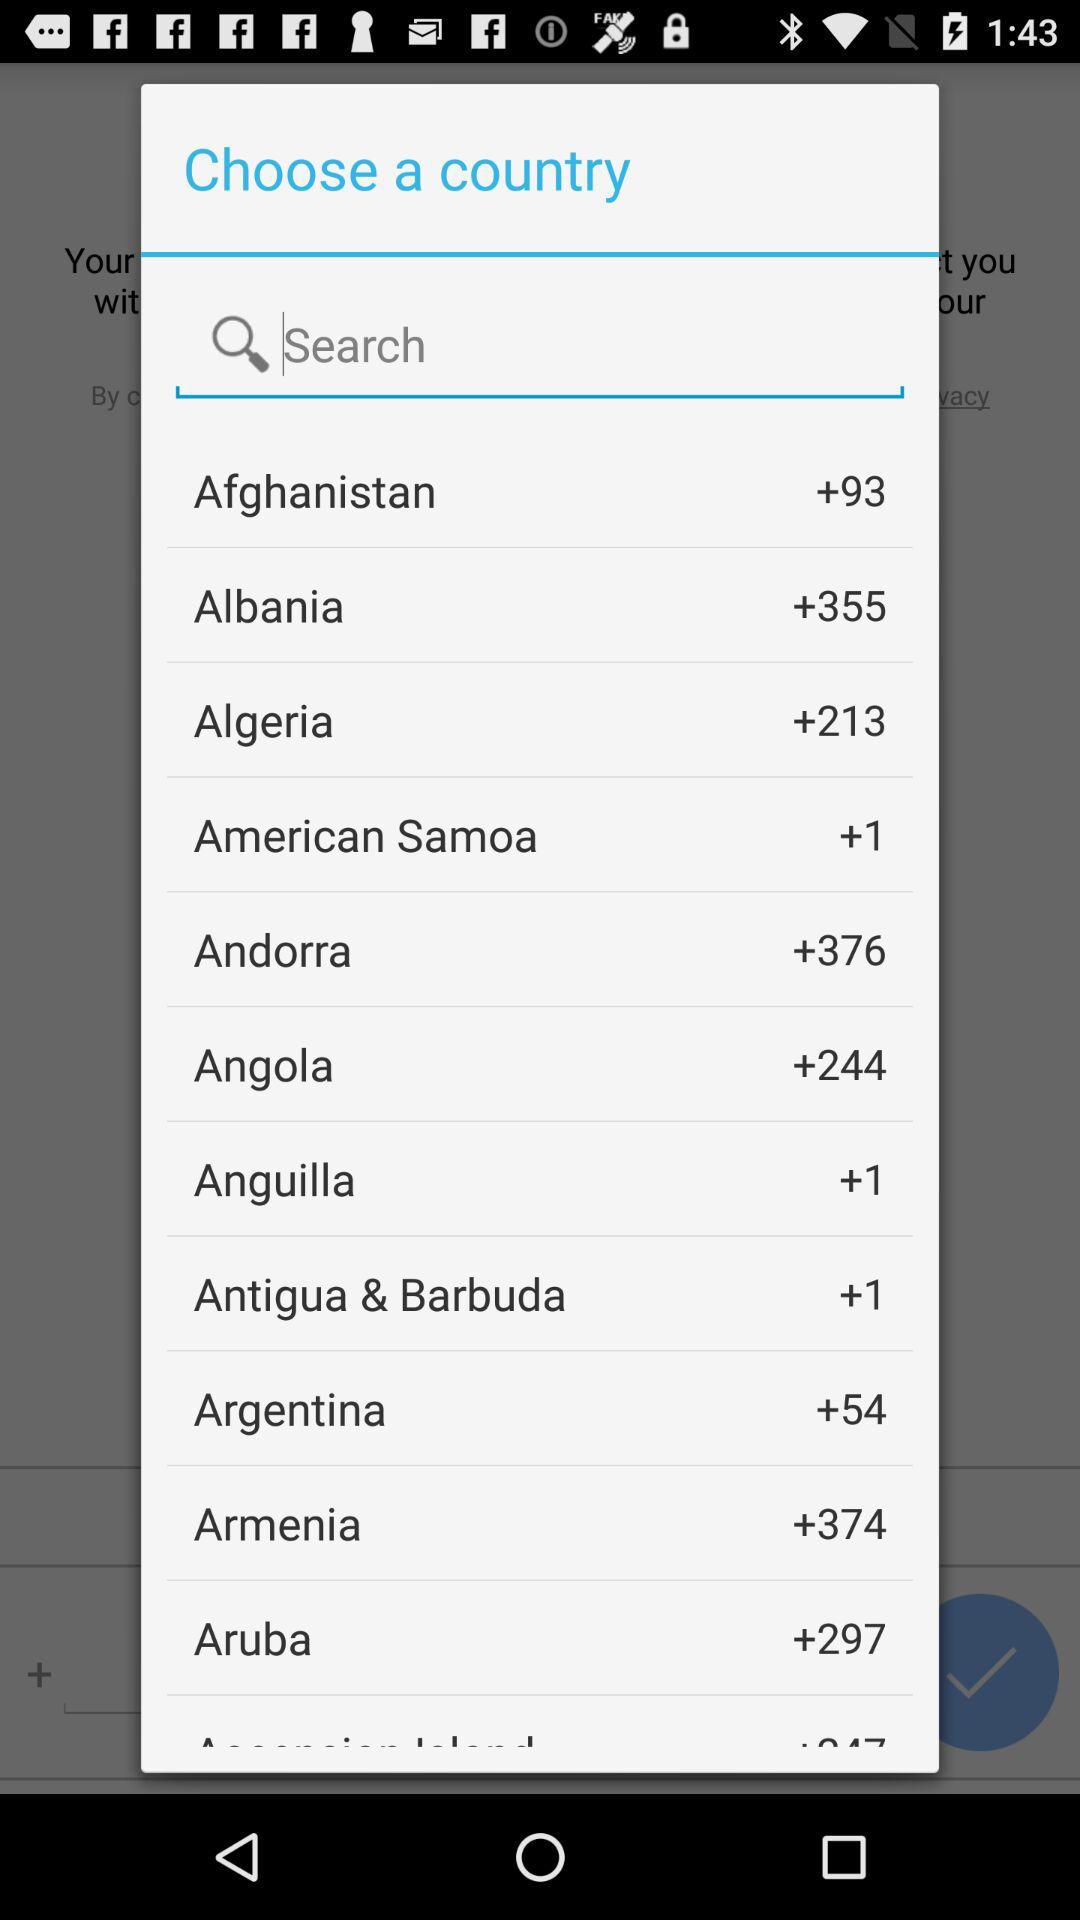 The height and width of the screenshot is (1920, 1080). What do you see at coordinates (839, 1733) in the screenshot?
I see `icon to the right of ascension island item` at bounding box center [839, 1733].